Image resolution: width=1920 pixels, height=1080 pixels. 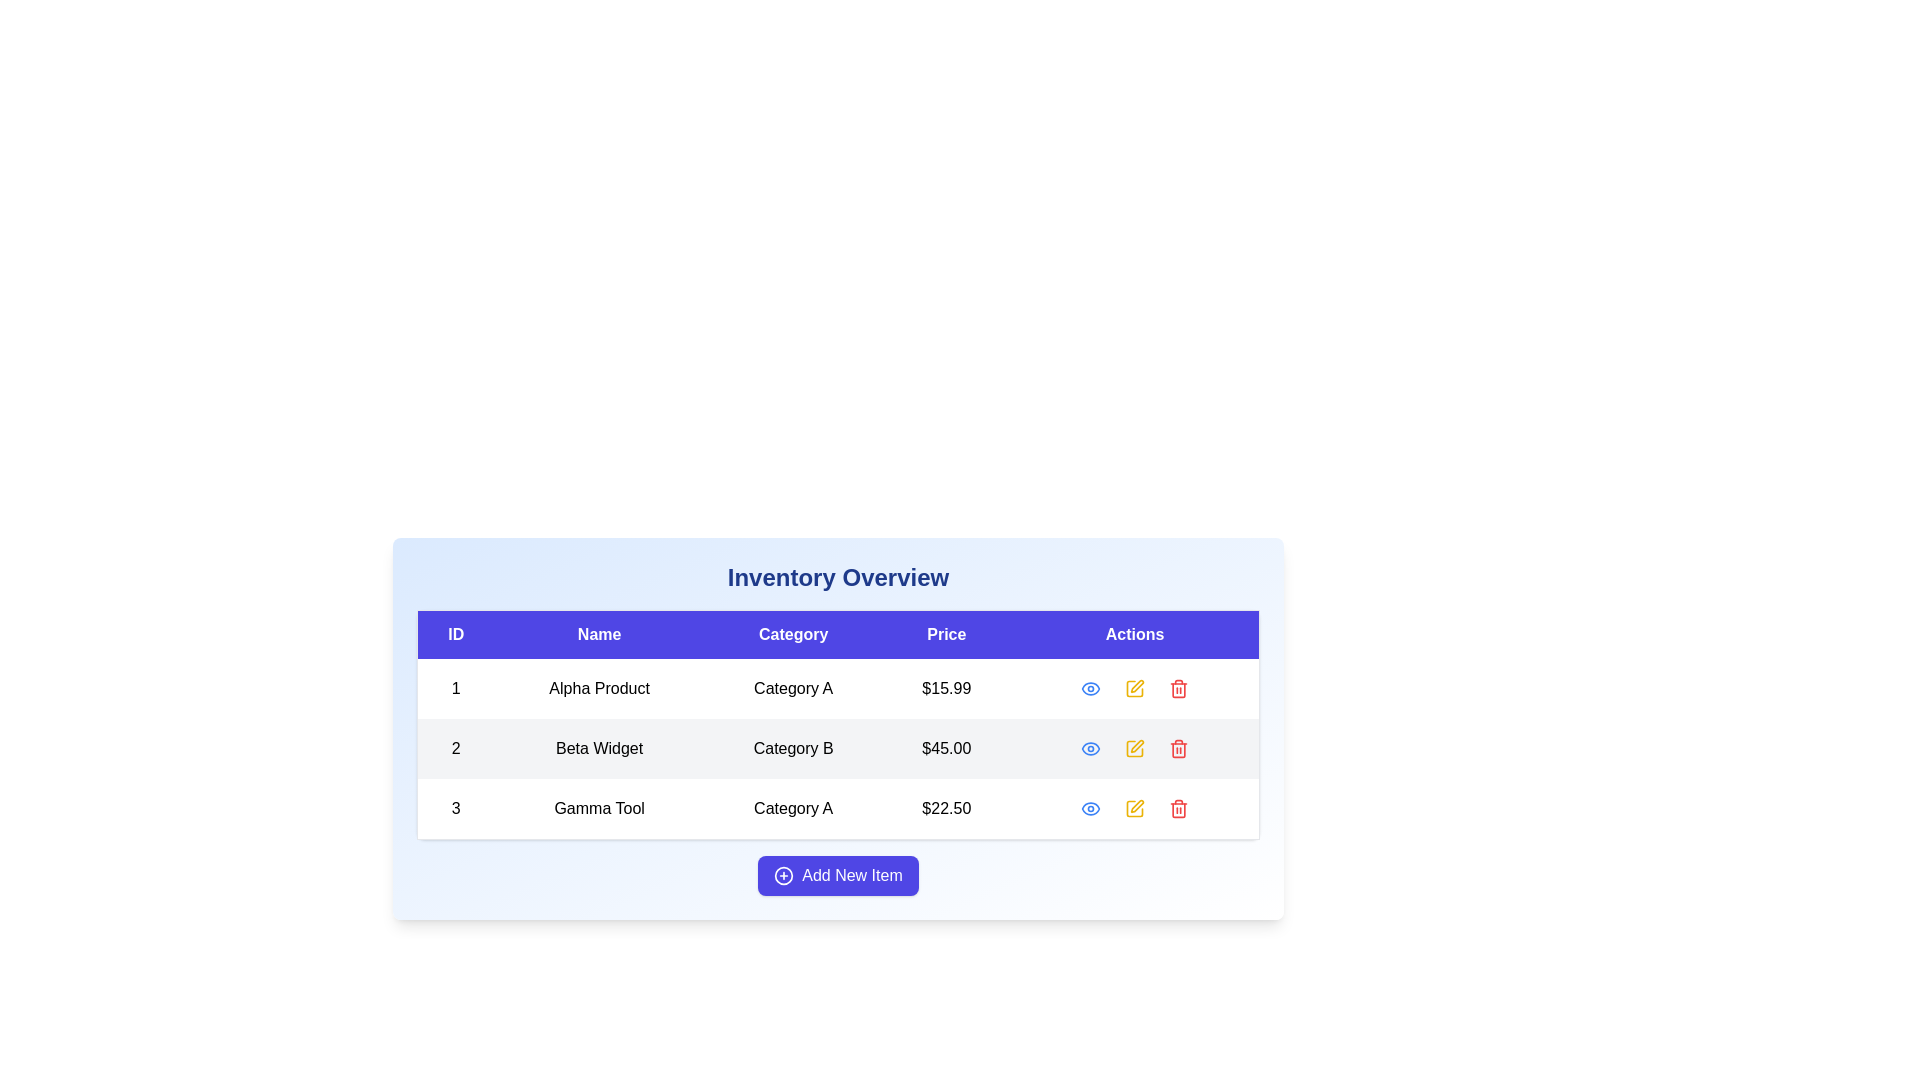 What do you see at coordinates (1089, 748) in the screenshot?
I see `the 'view' button located in the third column of the second row of the table in the 'Actions' column` at bounding box center [1089, 748].